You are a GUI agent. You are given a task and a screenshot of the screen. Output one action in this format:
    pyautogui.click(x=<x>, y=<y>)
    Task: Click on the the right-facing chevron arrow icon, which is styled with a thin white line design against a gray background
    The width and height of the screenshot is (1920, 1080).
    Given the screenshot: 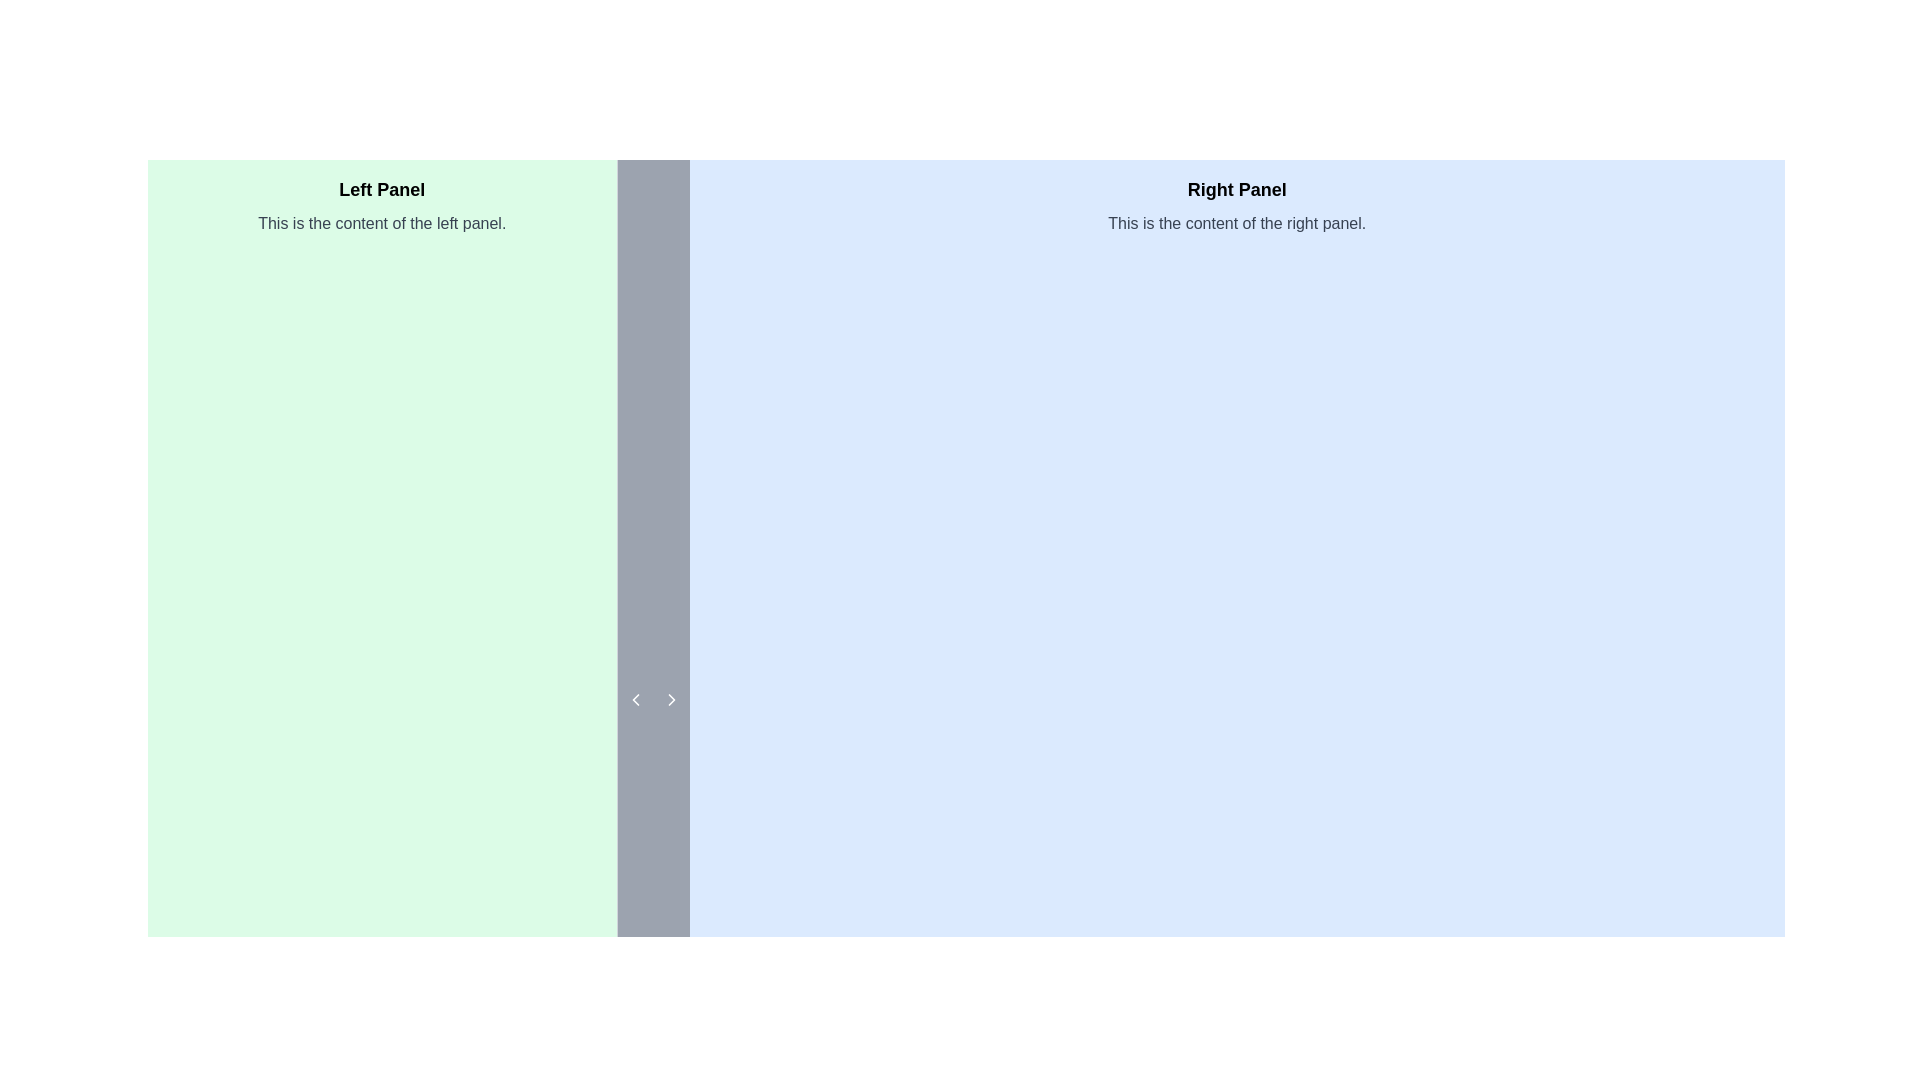 What is the action you would take?
    pyautogui.click(x=671, y=698)
    